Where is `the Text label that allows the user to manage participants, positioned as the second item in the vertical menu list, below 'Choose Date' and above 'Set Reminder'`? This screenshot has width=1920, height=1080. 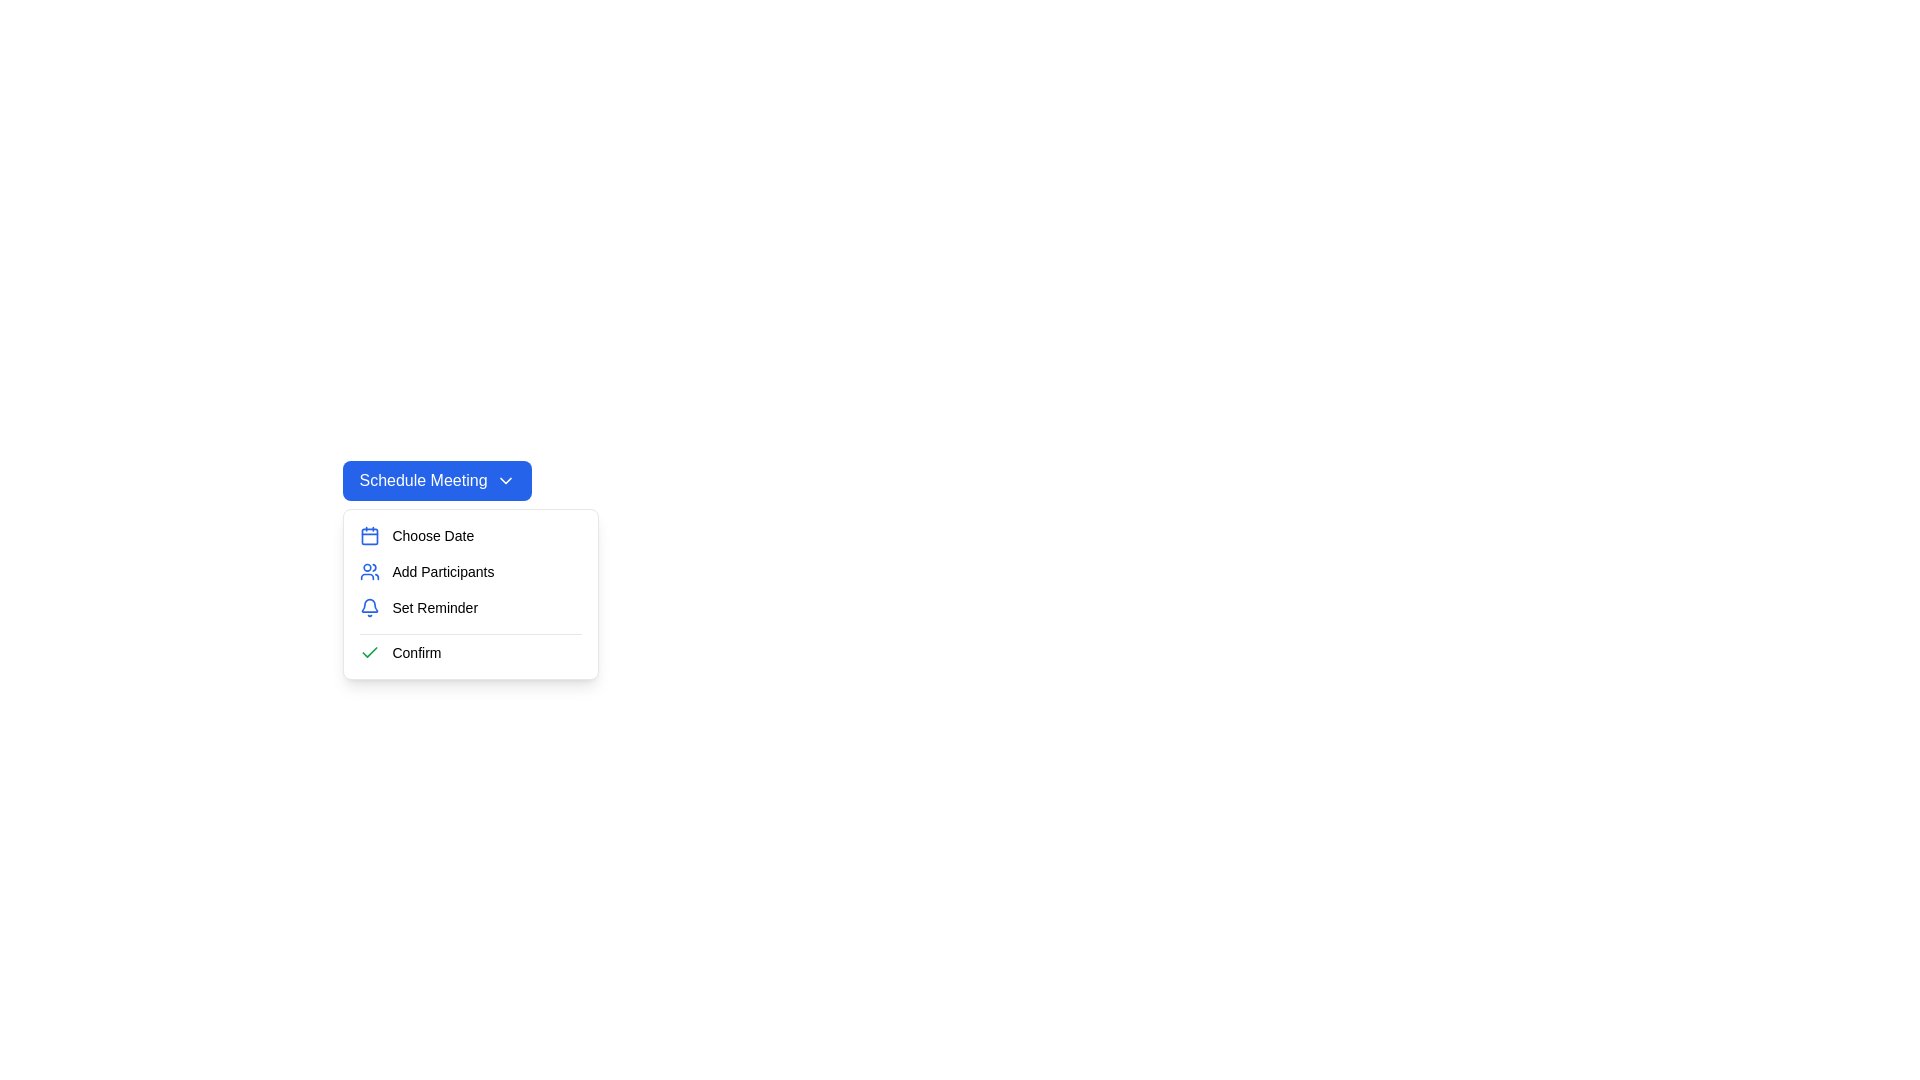 the Text label that allows the user to manage participants, positioned as the second item in the vertical menu list, below 'Choose Date' and above 'Set Reminder' is located at coordinates (442, 571).